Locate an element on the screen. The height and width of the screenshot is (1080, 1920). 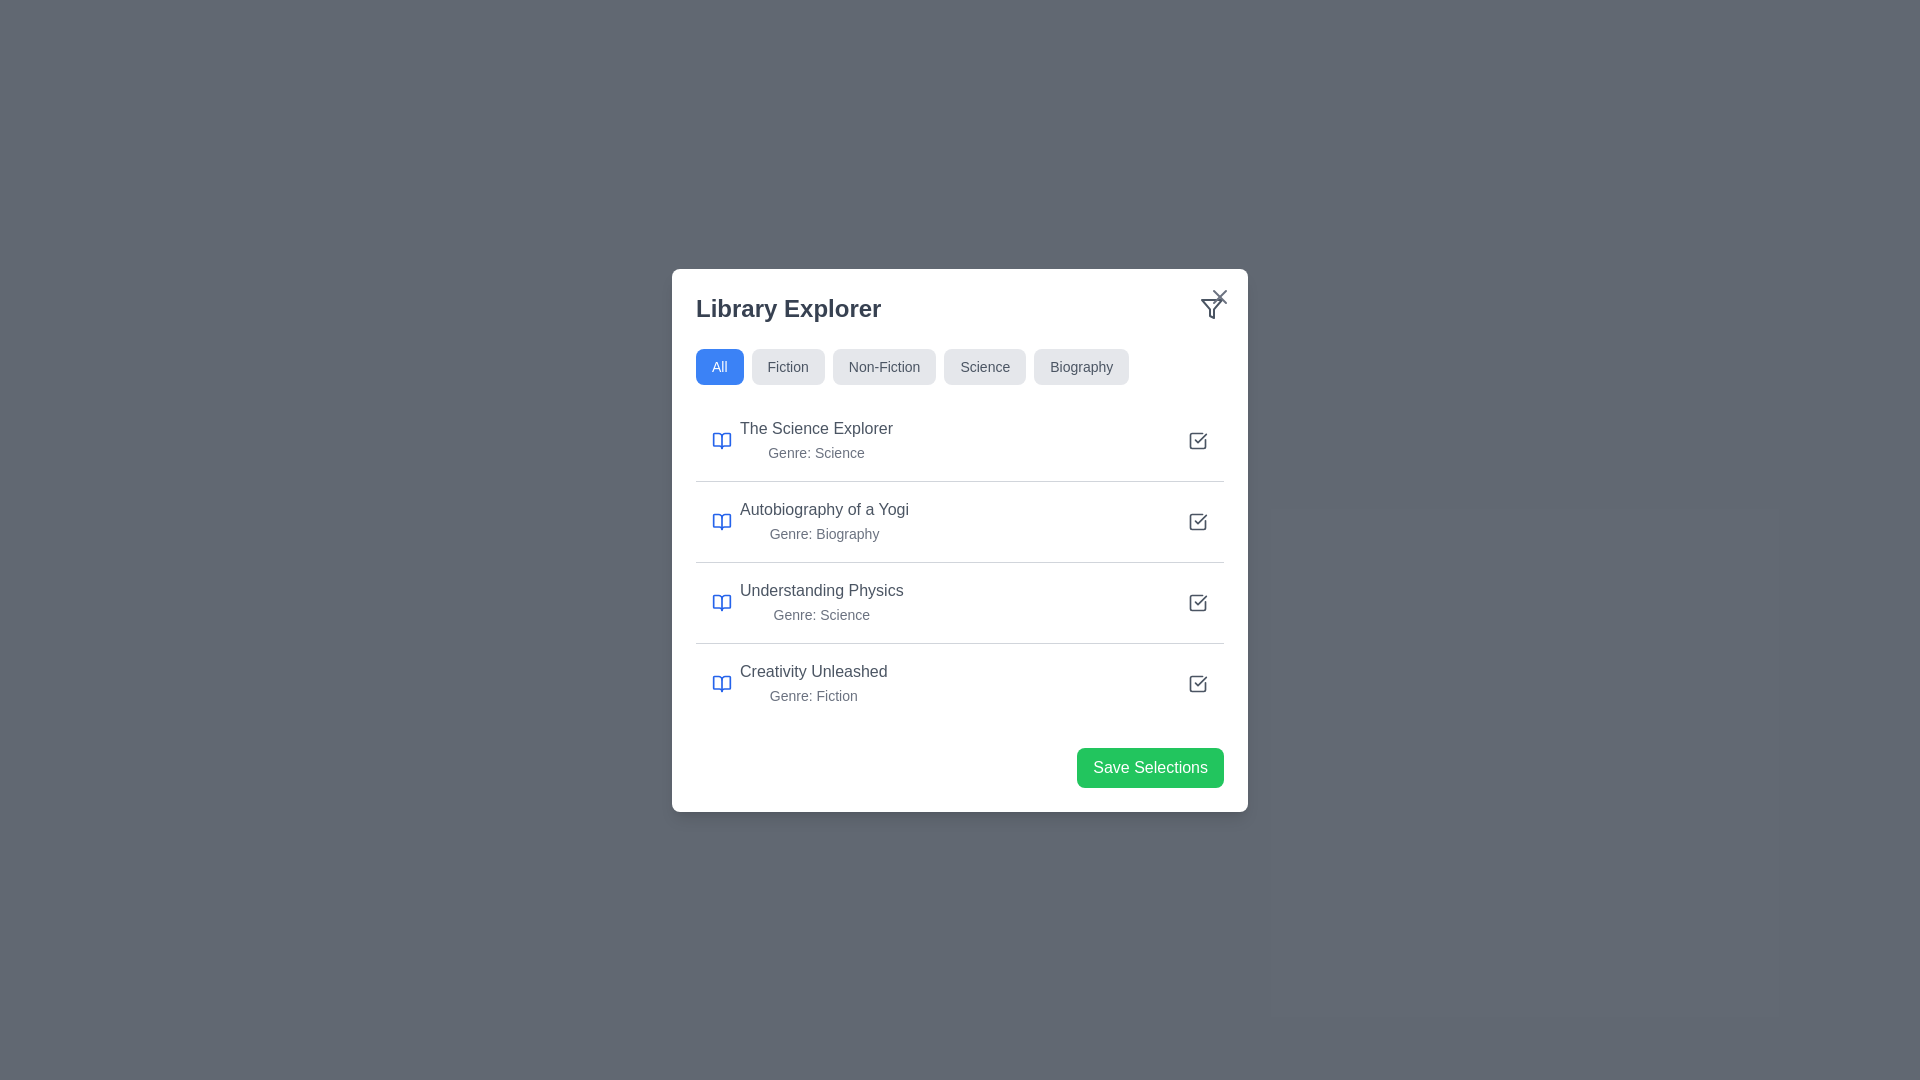
the 'Creativity Unleashed' text with icon element, which displays the title in a medium-weight font and genre in a lighter font, with a blue open book icon to the left is located at coordinates (798, 682).